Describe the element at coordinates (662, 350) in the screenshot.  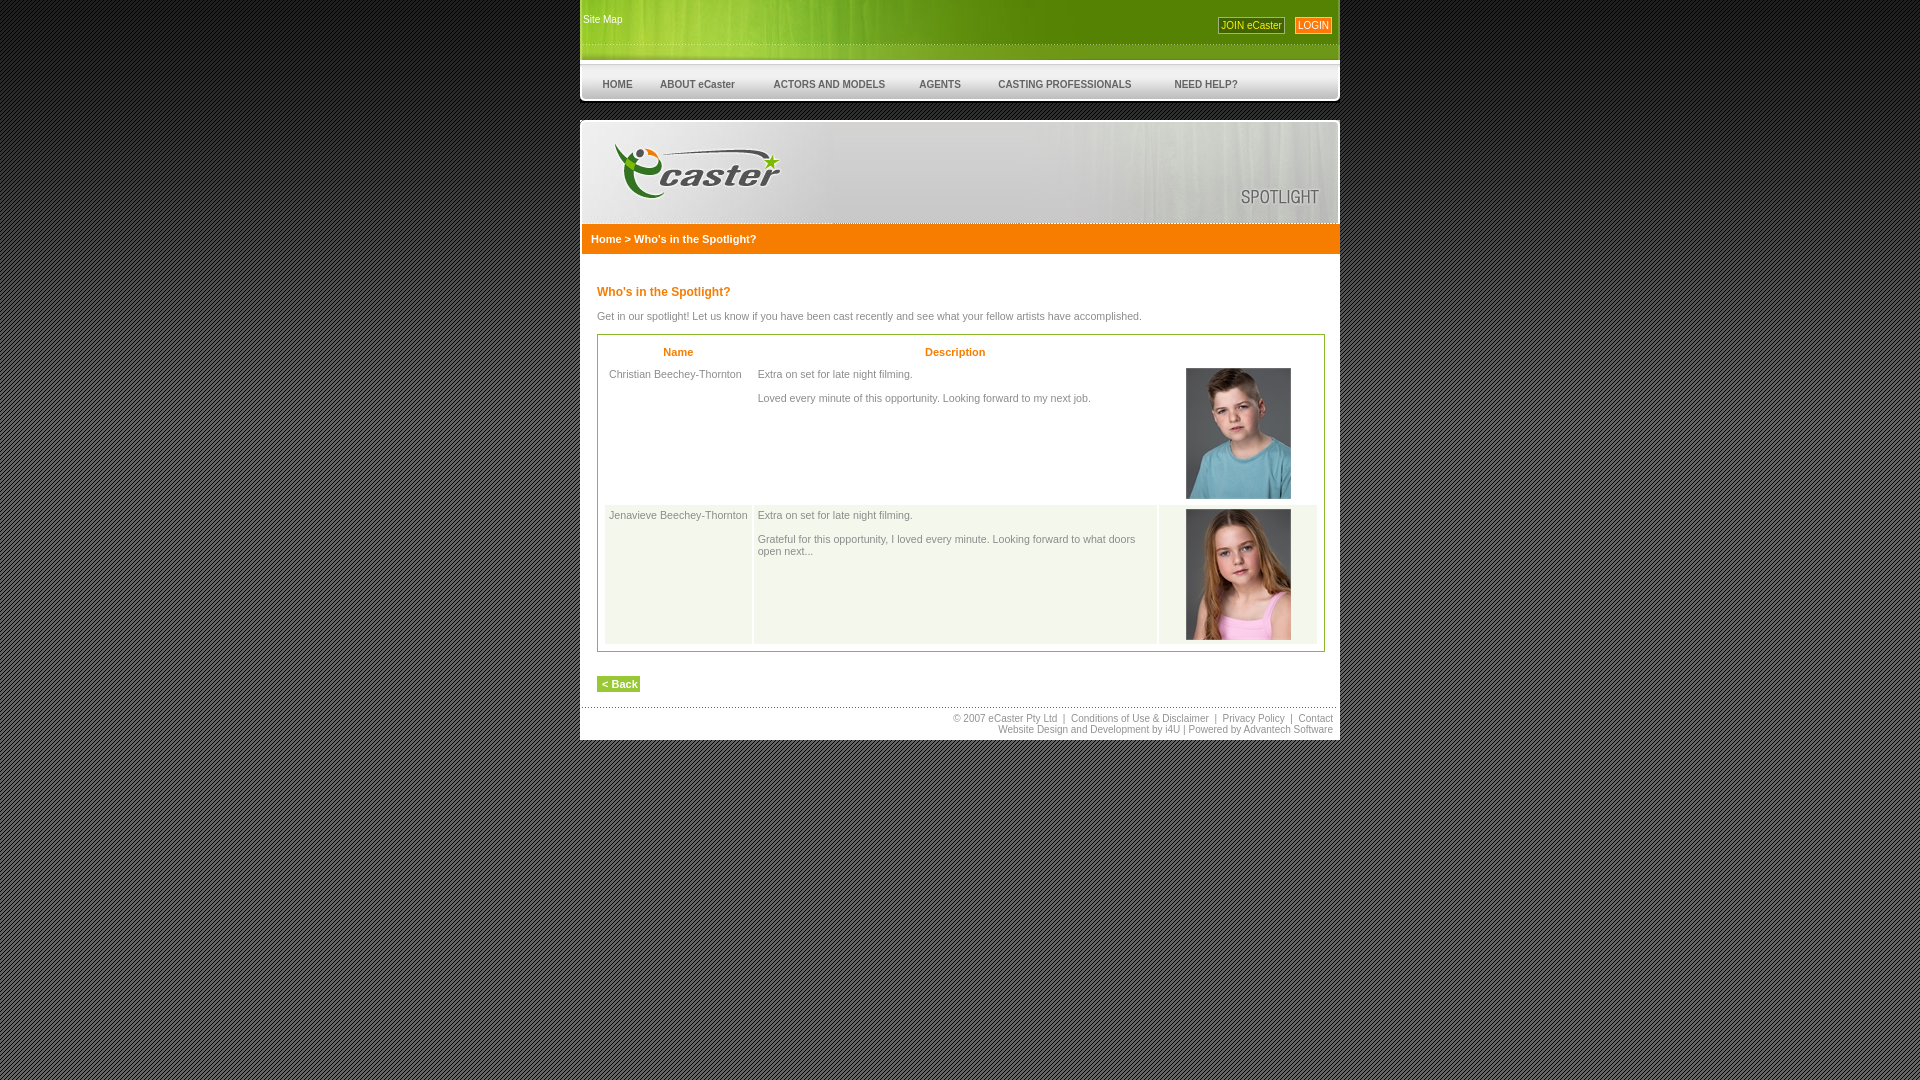
I see `'Name'` at that location.